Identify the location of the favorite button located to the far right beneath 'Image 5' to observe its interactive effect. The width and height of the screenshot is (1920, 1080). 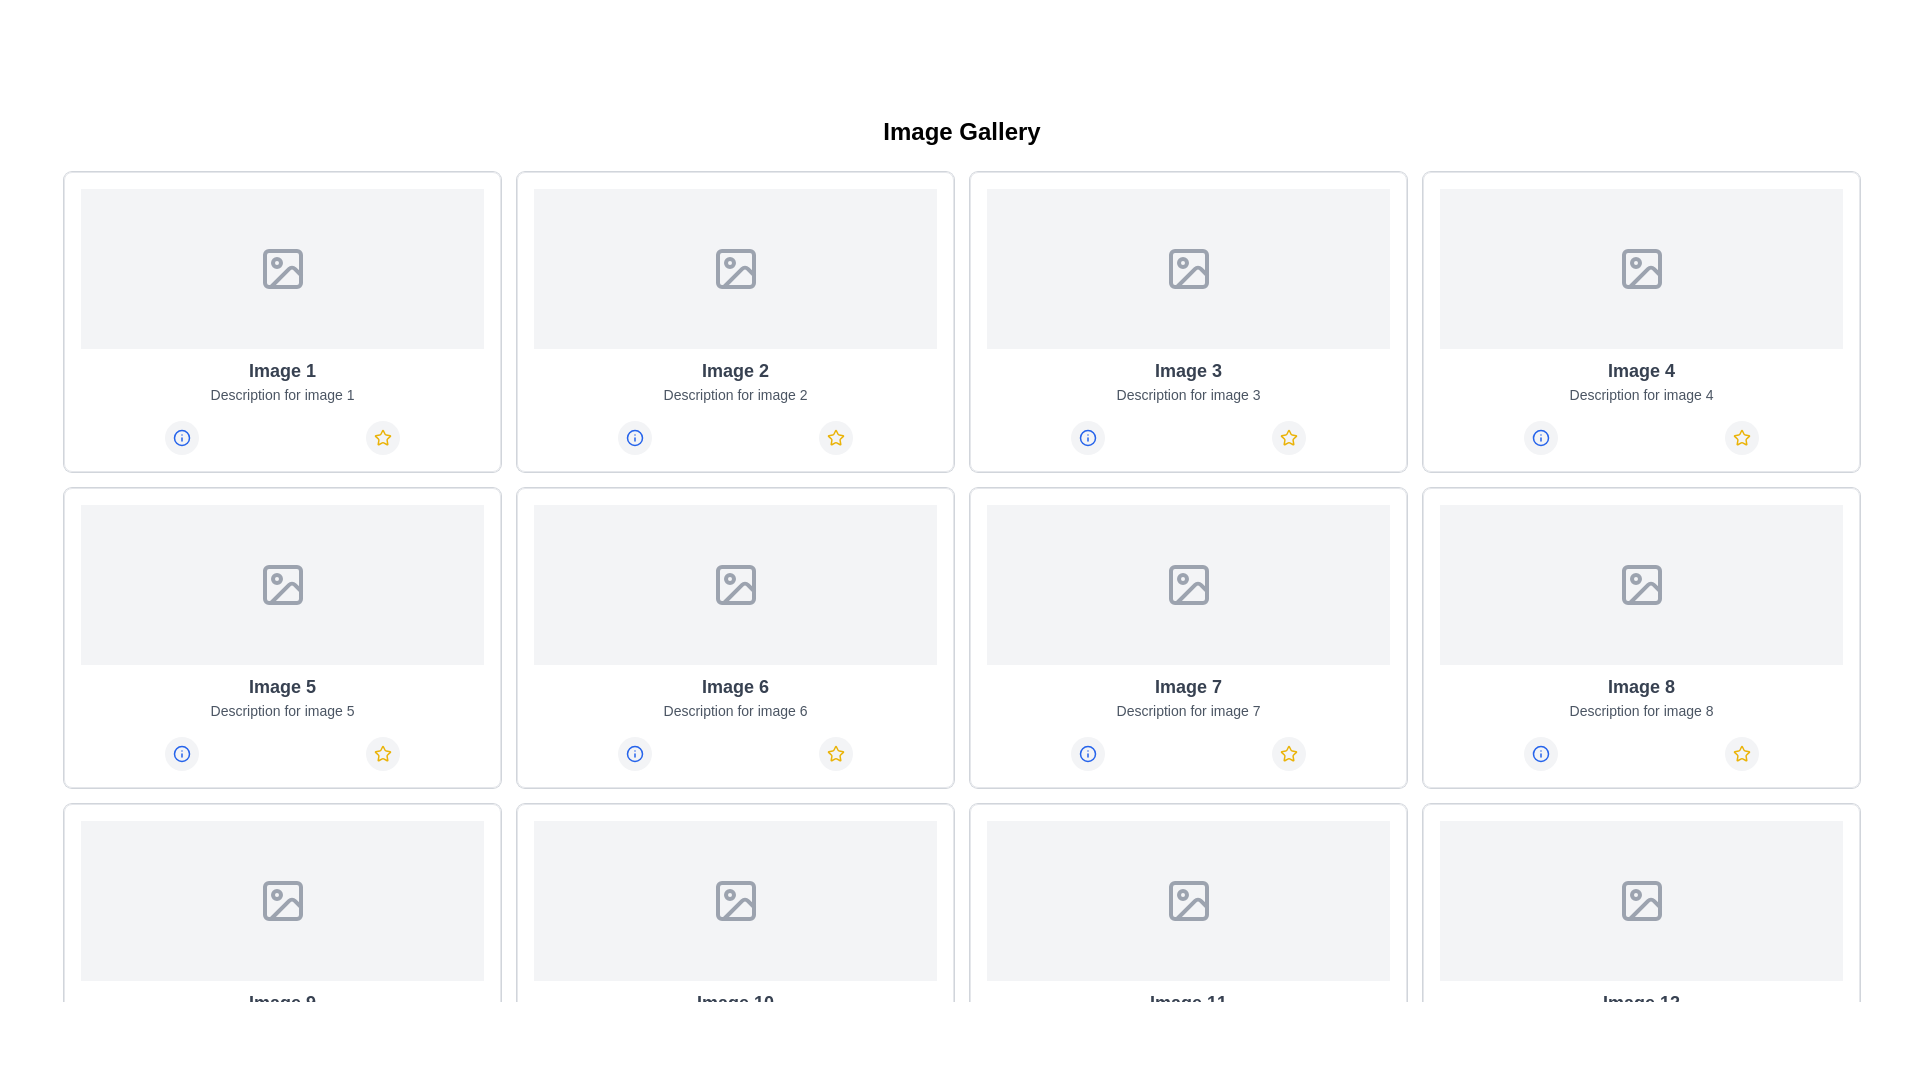
(383, 753).